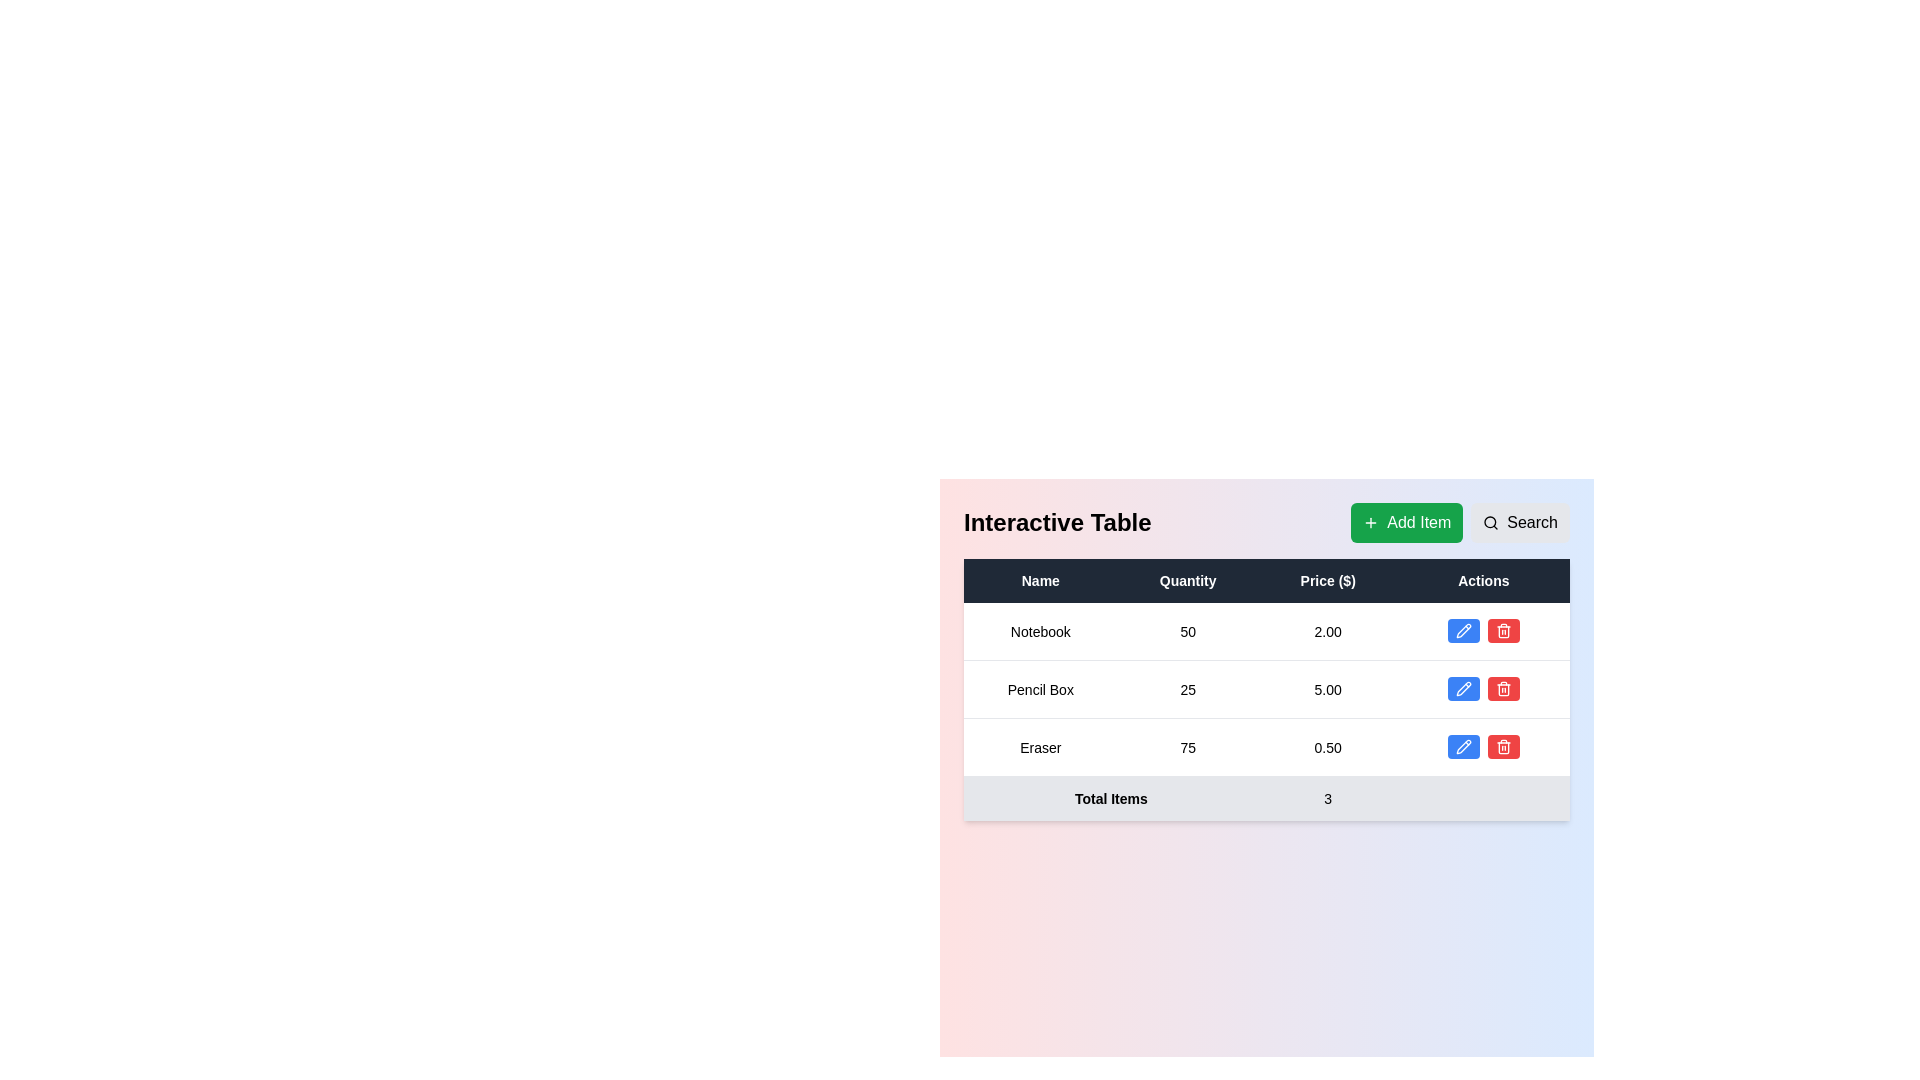  Describe the element at coordinates (1188, 747) in the screenshot. I see `the static text label displaying the number '75' located in the 'Quantity' column of the 'Eraser' row in the table` at that location.